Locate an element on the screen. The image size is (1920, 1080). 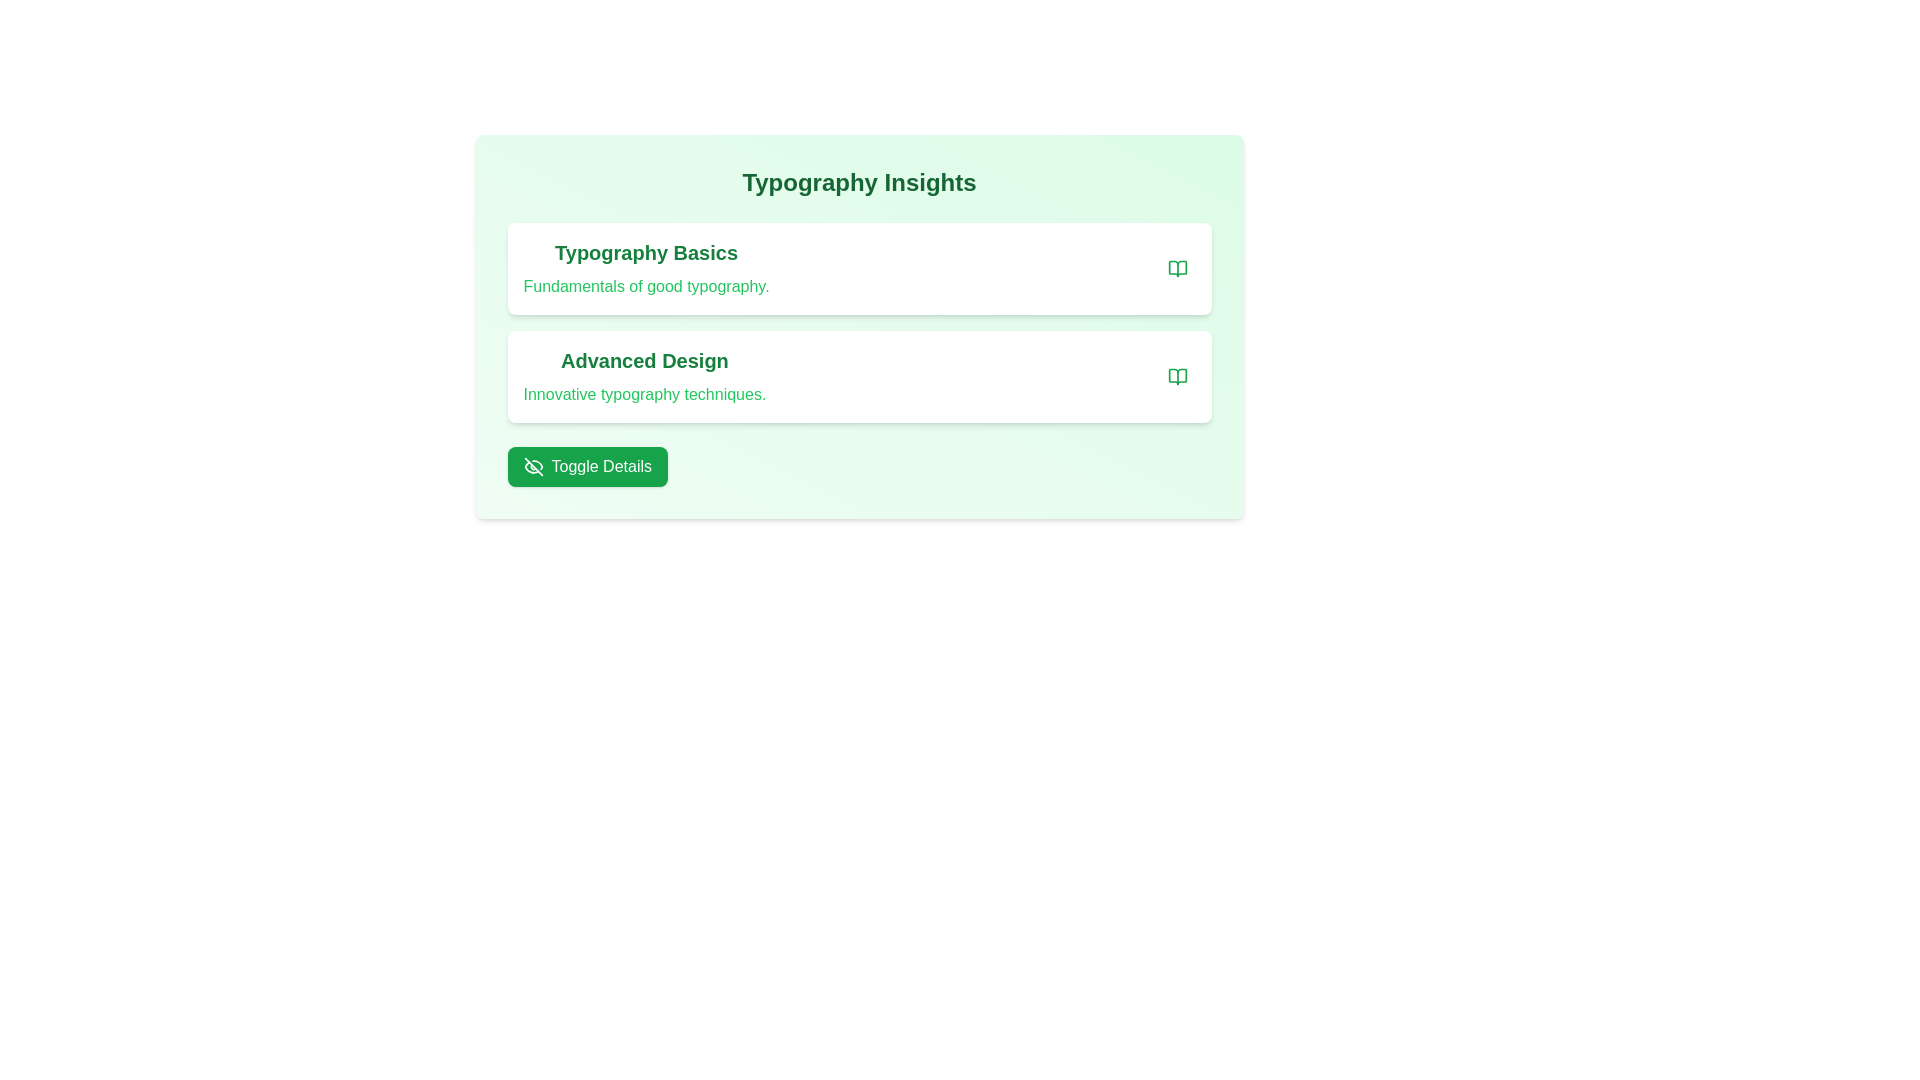
the icon located to the left of the 'Toggle Details' button in the 'Typography Insights' card is located at coordinates (533, 466).